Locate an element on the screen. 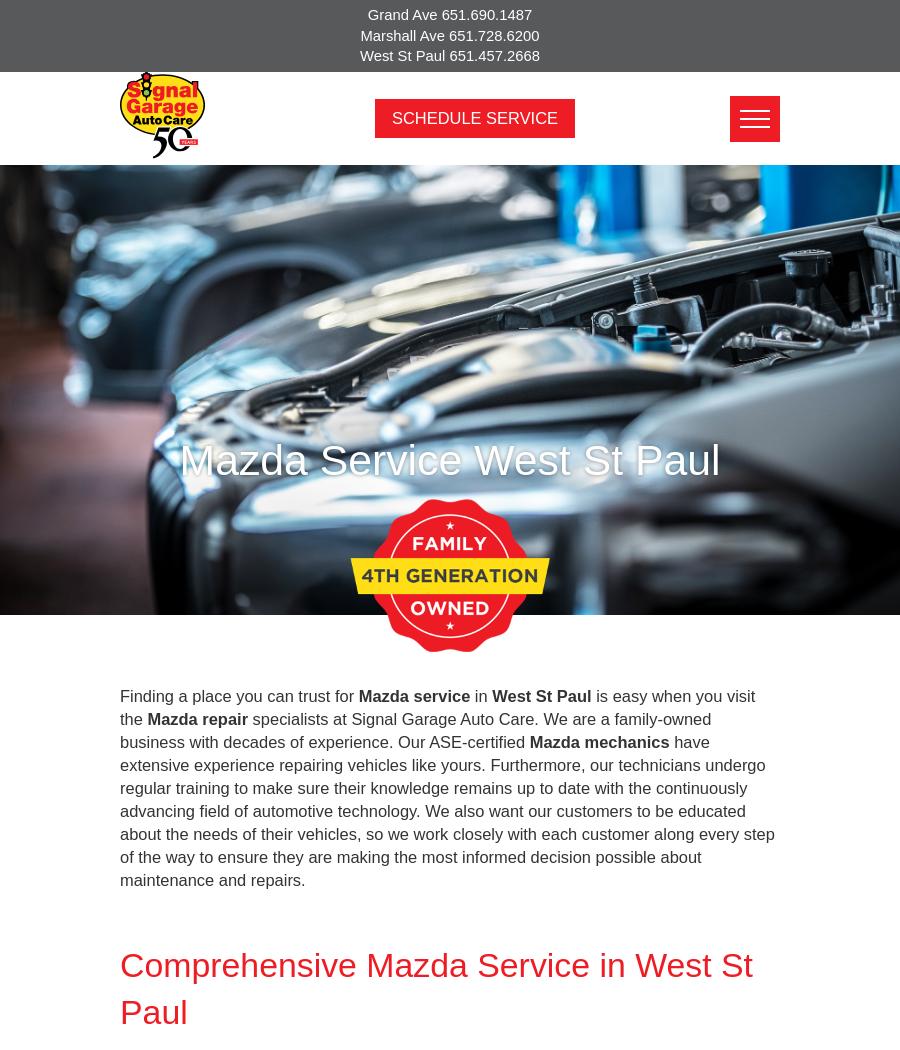 The width and height of the screenshot is (900, 1050). 'Grand Ave' is located at coordinates (404, 15).